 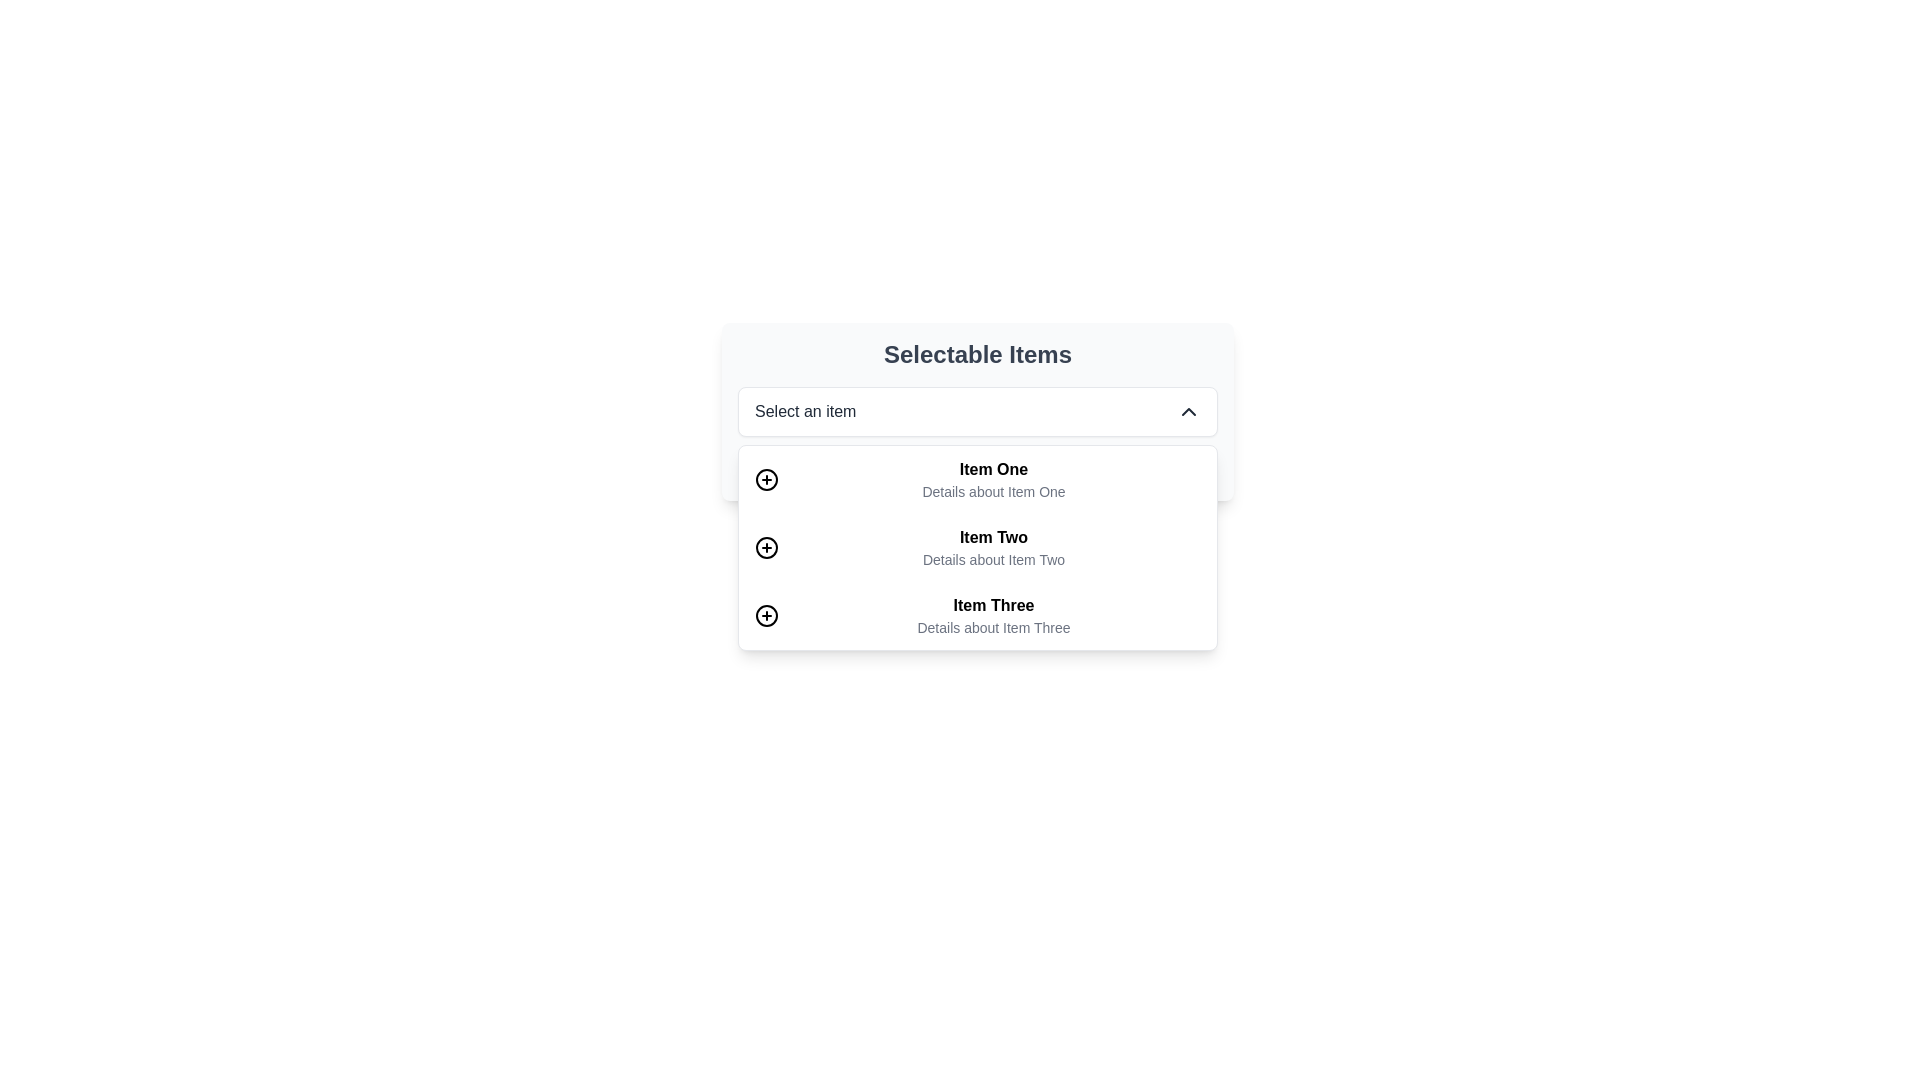 I want to click on the second item in the dropdown menu, labeled 'Item Two', so click(x=978, y=547).